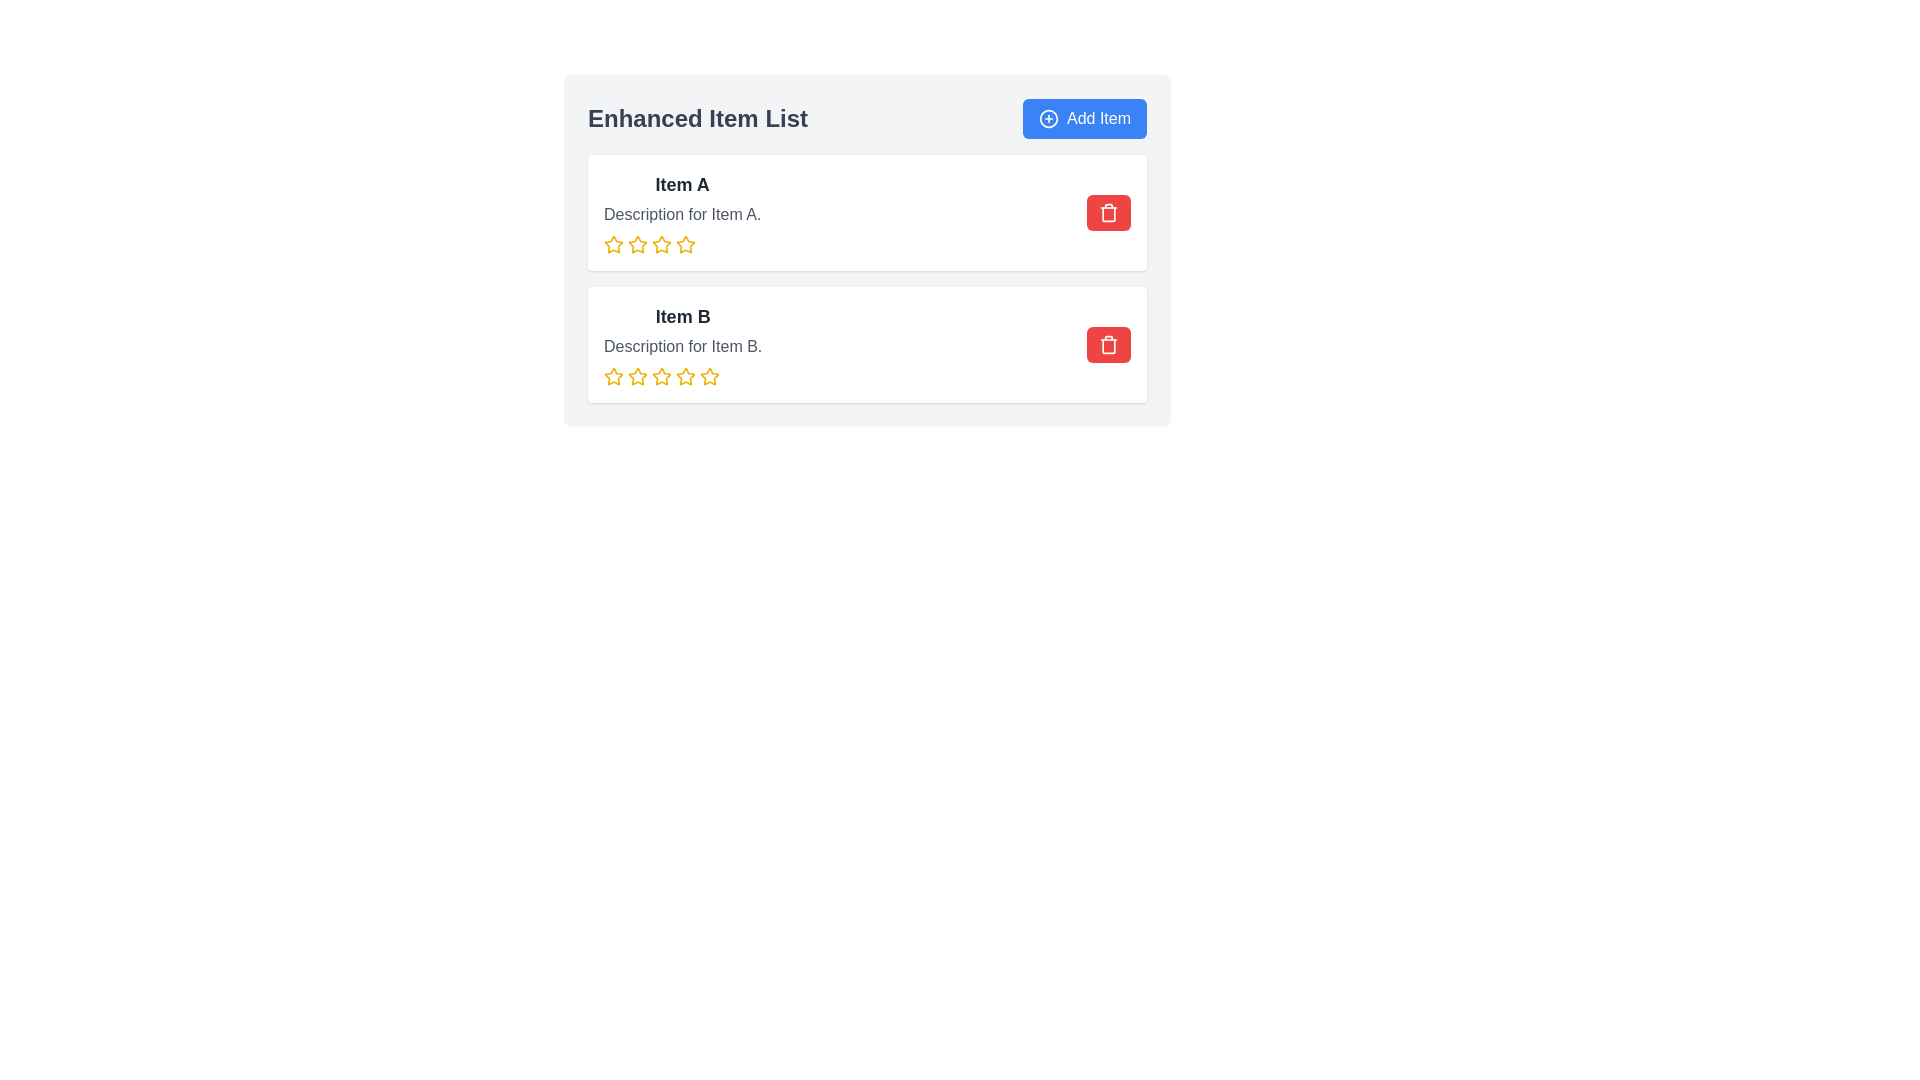 This screenshot has height=1080, width=1920. I want to click on the third yellow star icon in the rating system located under the text 'Description for Item A' in the card labeled 'Item A' to rate it, so click(637, 244).